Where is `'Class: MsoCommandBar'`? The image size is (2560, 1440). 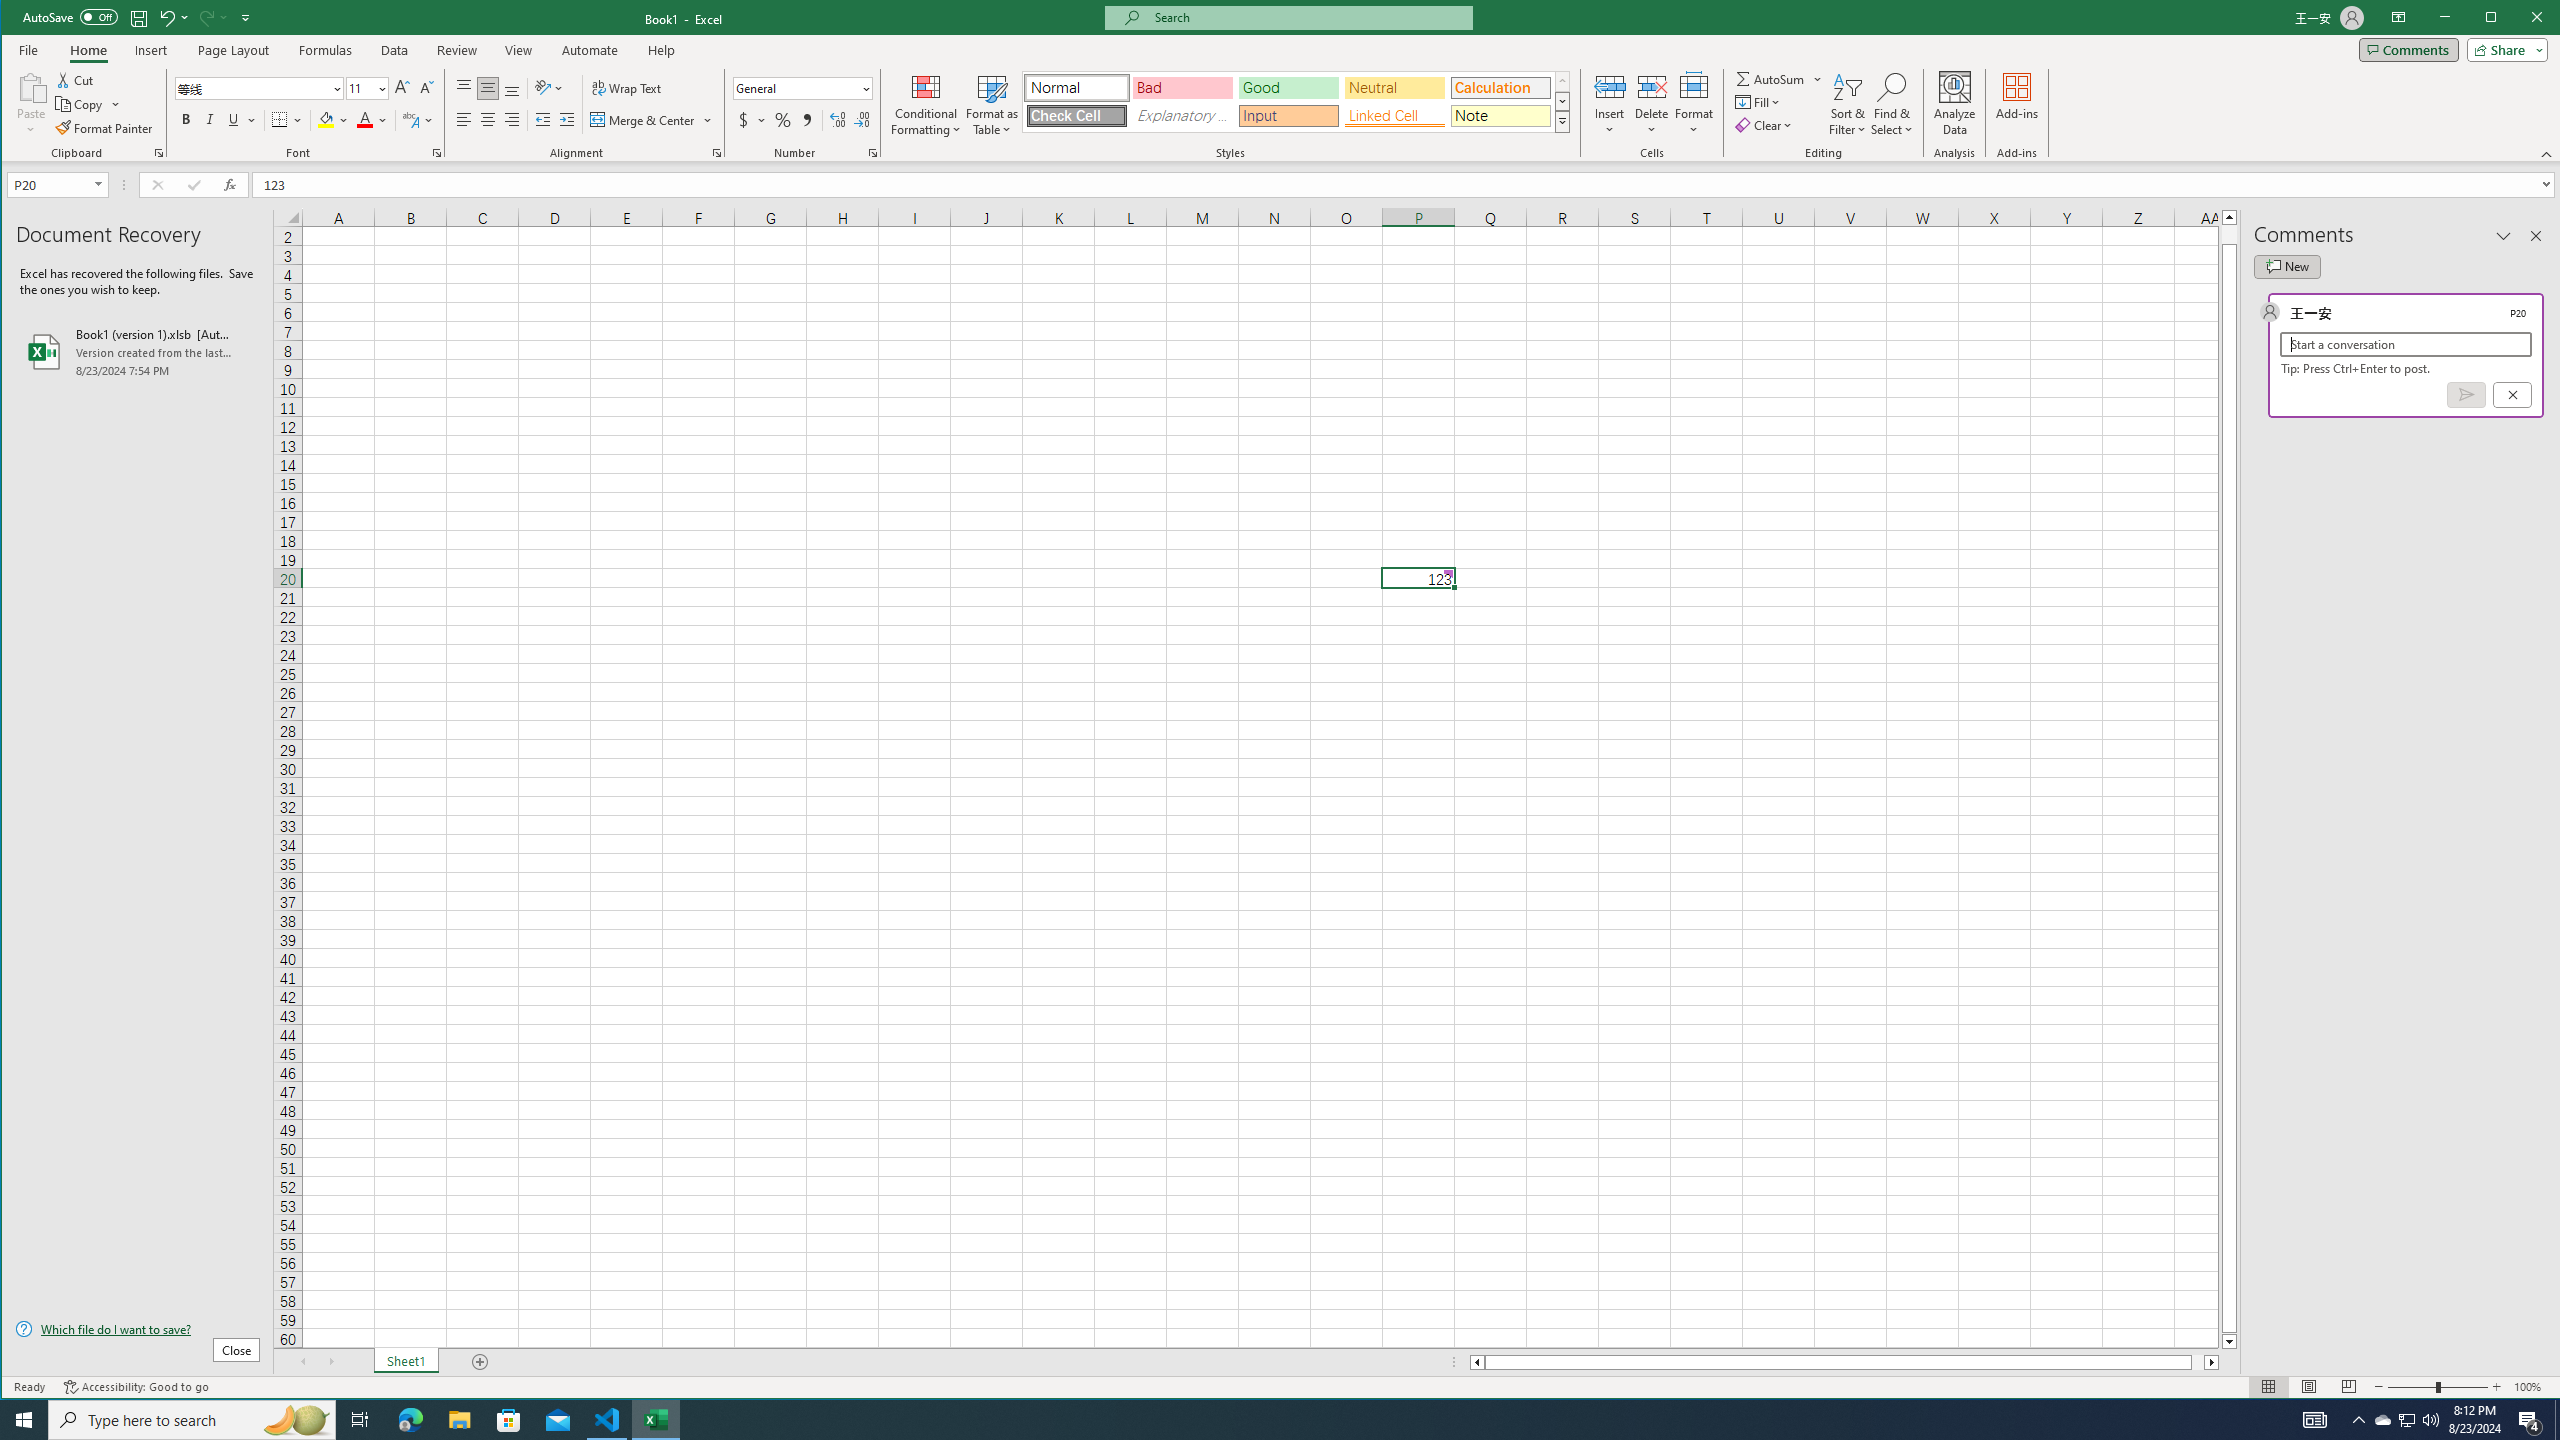 'Class: MsoCommandBar' is located at coordinates (860, 119).